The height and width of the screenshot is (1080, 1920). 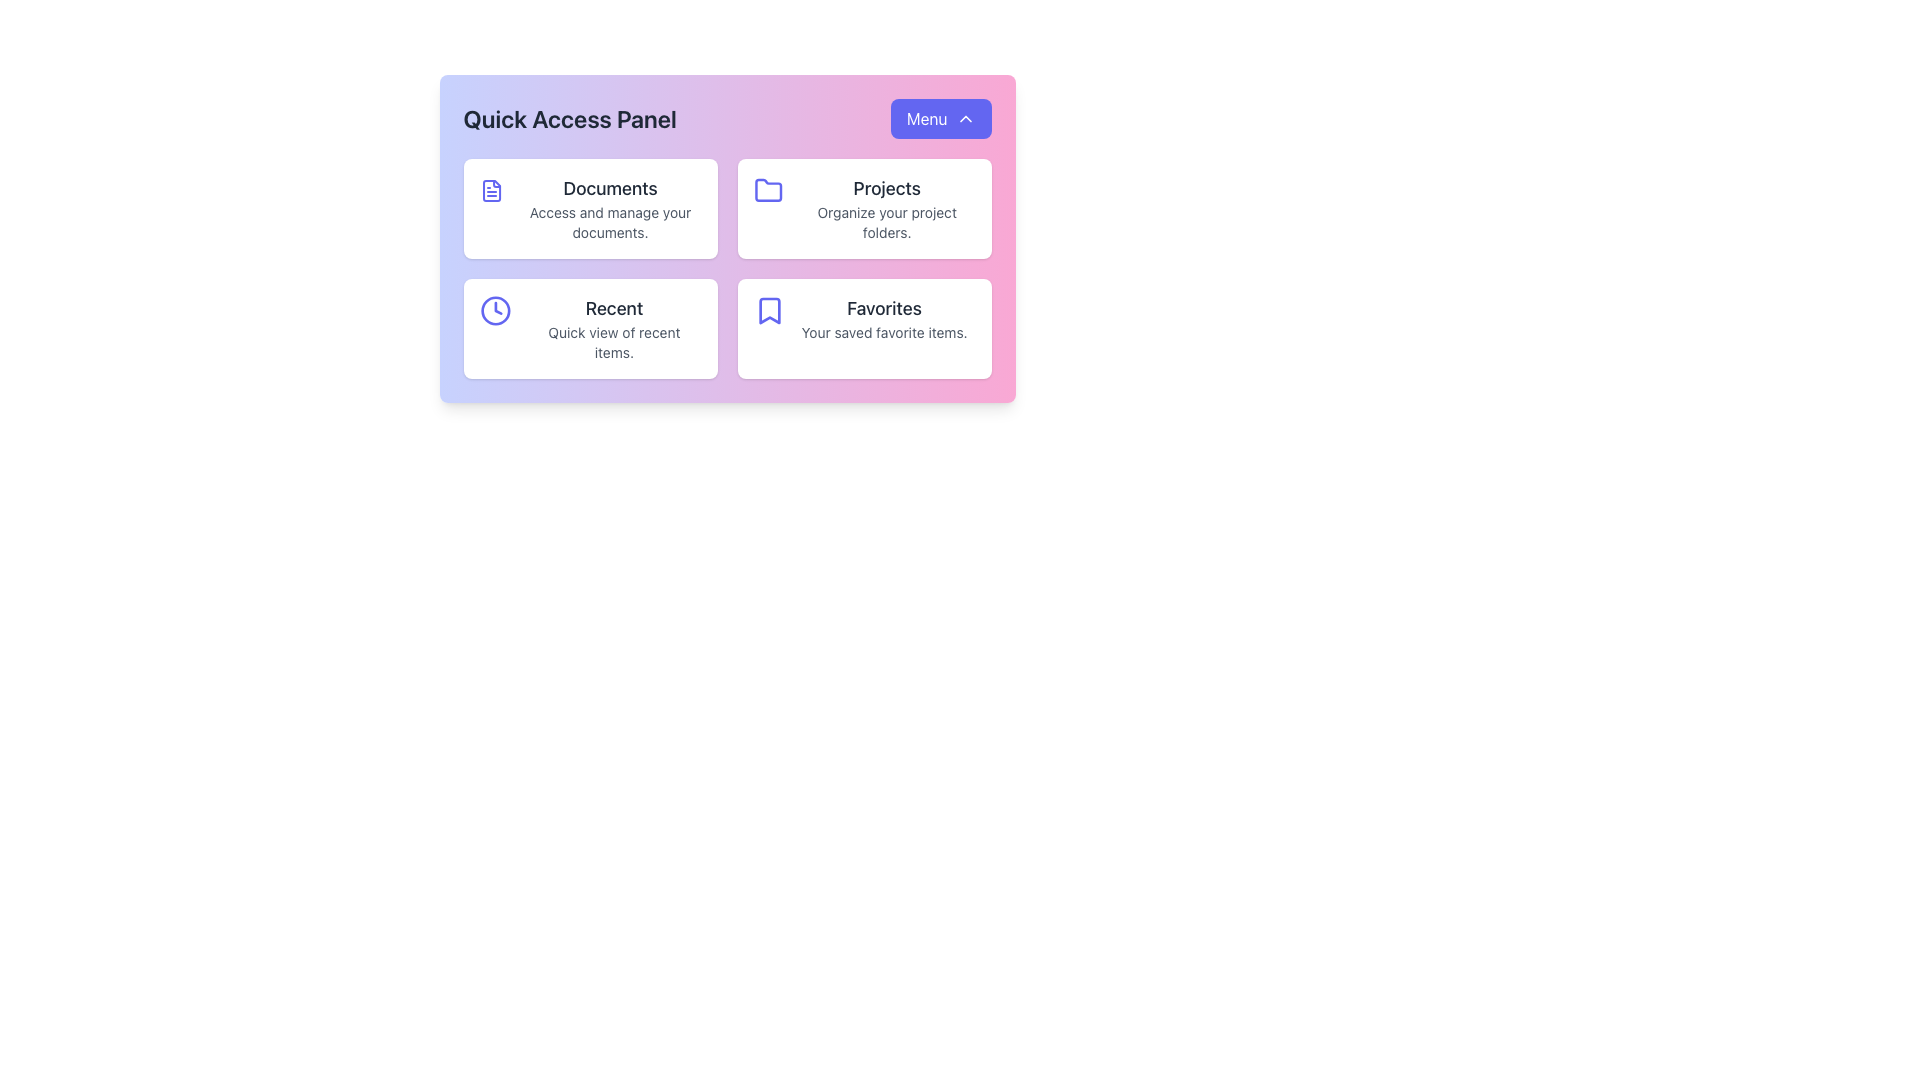 I want to click on the Interactive Card titled 'Projects', which features a folder icon on the left and a description below, located in the top-right corner of the Quick Access Panel, so click(x=864, y=208).